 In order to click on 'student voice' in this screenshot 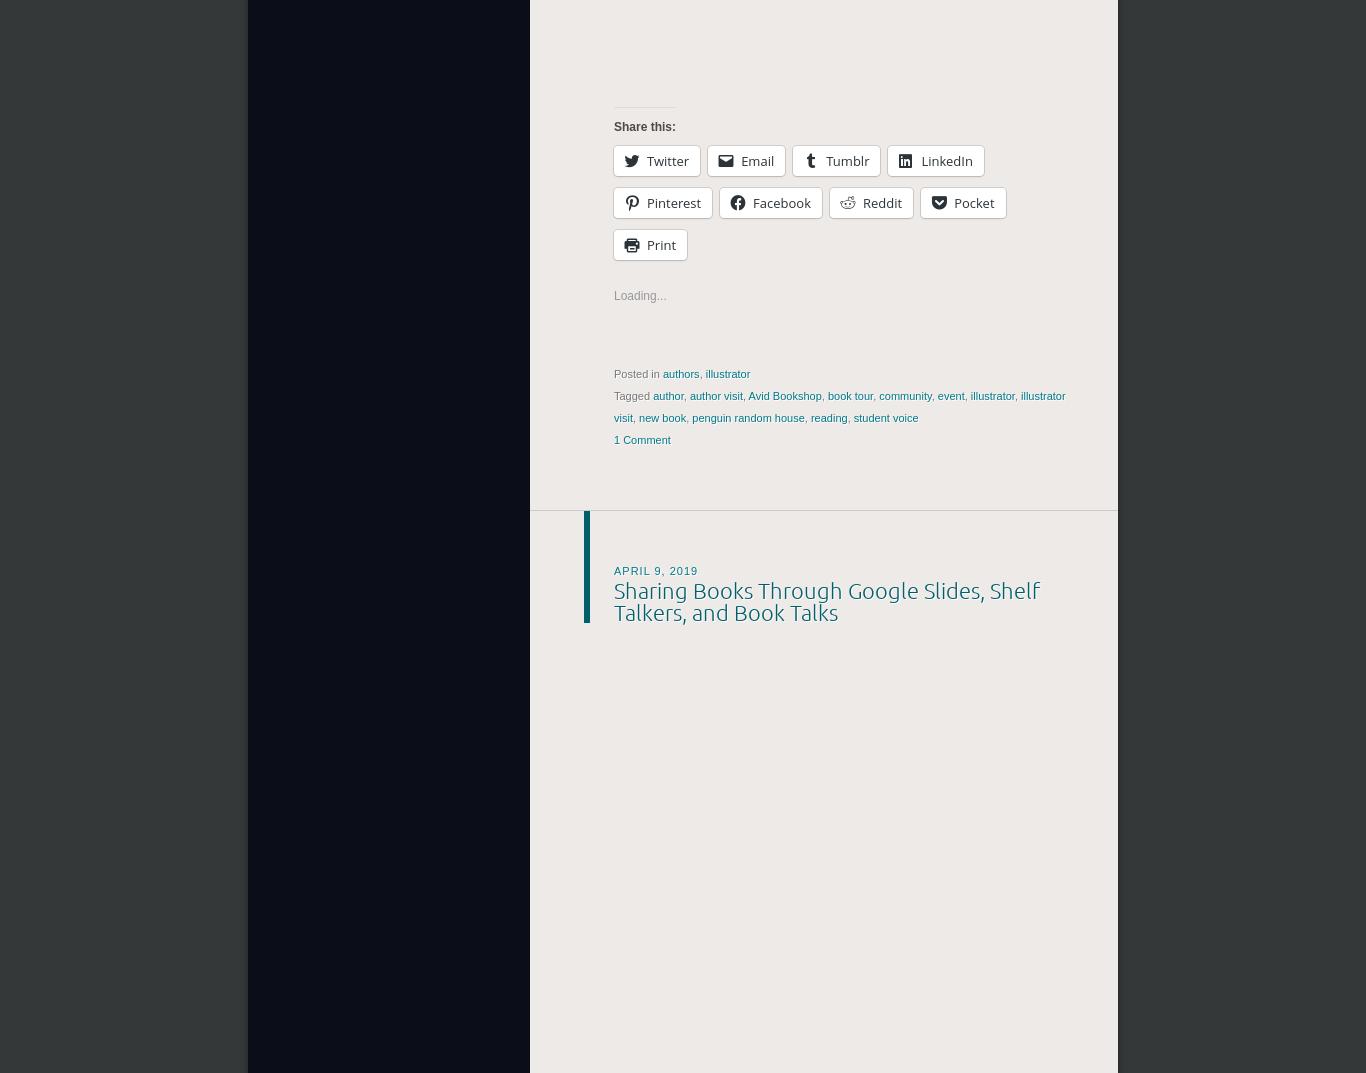, I will do `click(884, 418)`.